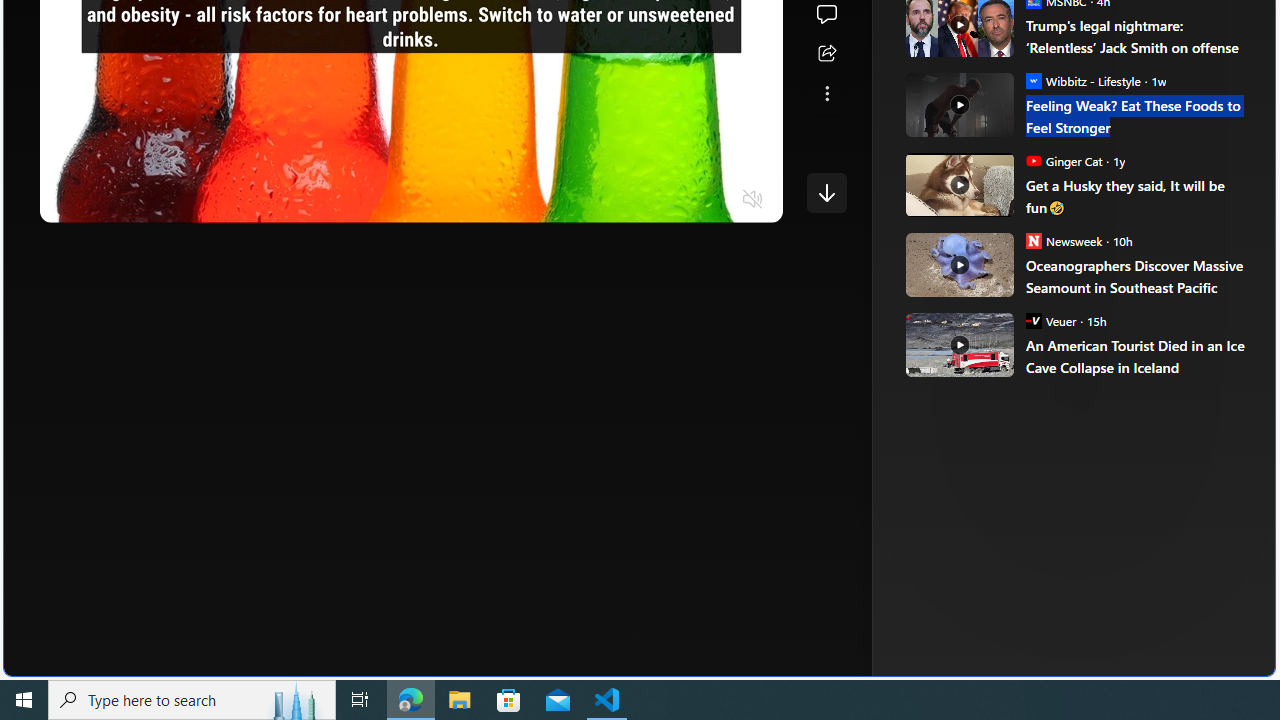  I want to click on 'Pause', so click(69, 200).